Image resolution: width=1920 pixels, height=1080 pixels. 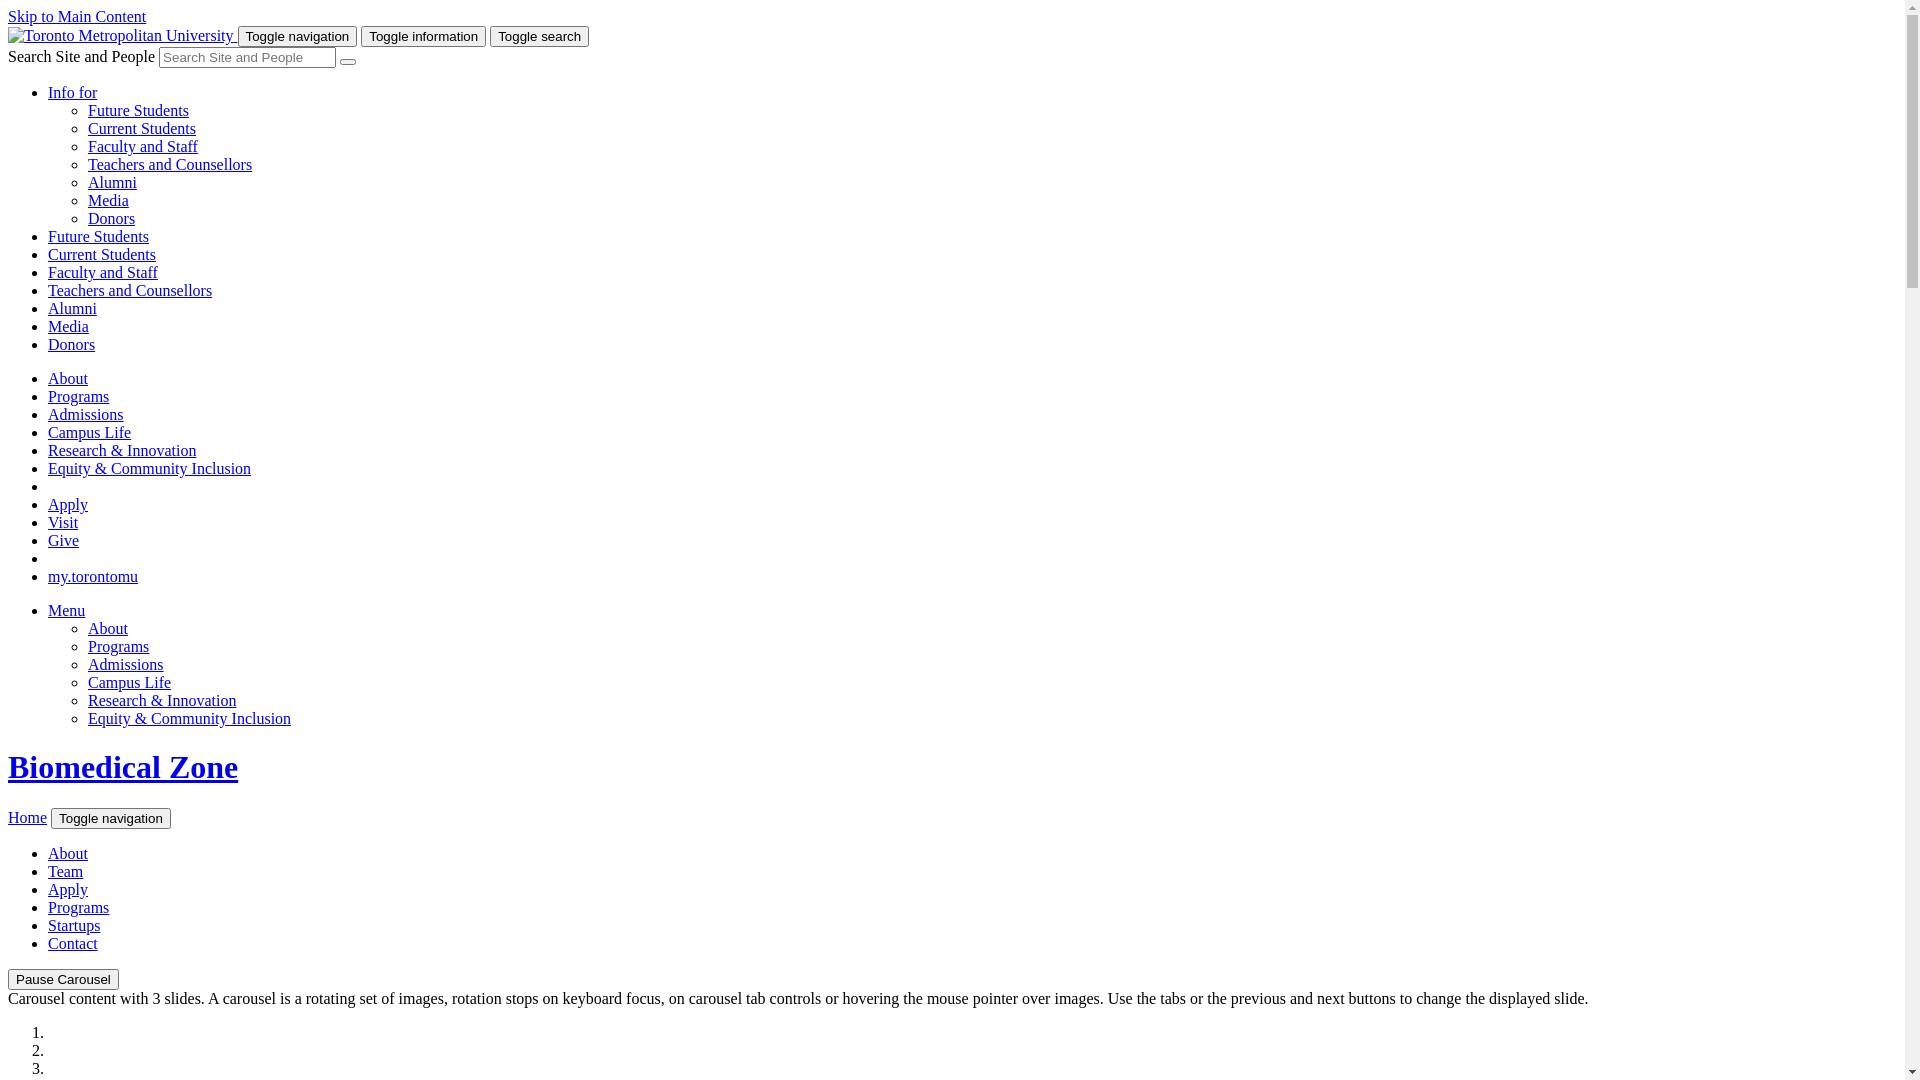 I want to click on 'Menu', so click(x=66, y=609).